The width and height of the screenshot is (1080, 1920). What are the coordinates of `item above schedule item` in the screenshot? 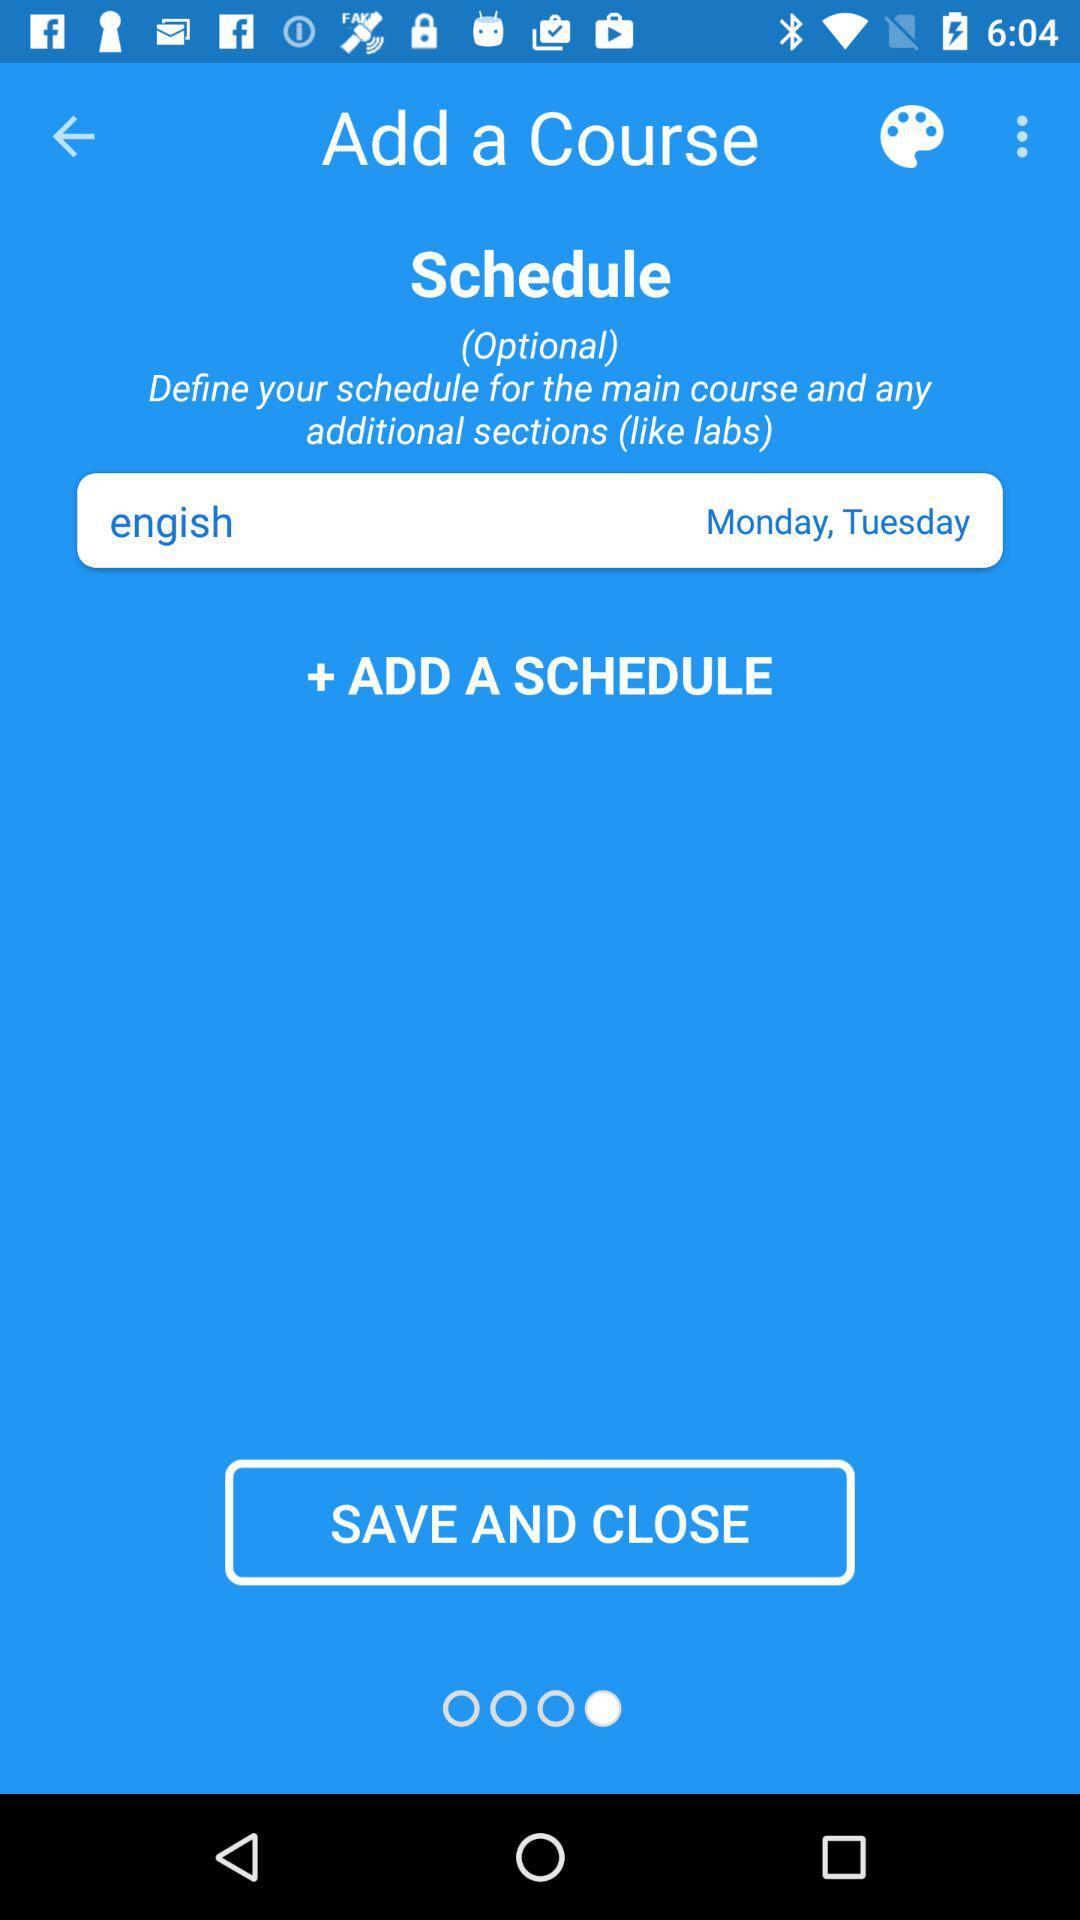 It's located at (1027, 135).